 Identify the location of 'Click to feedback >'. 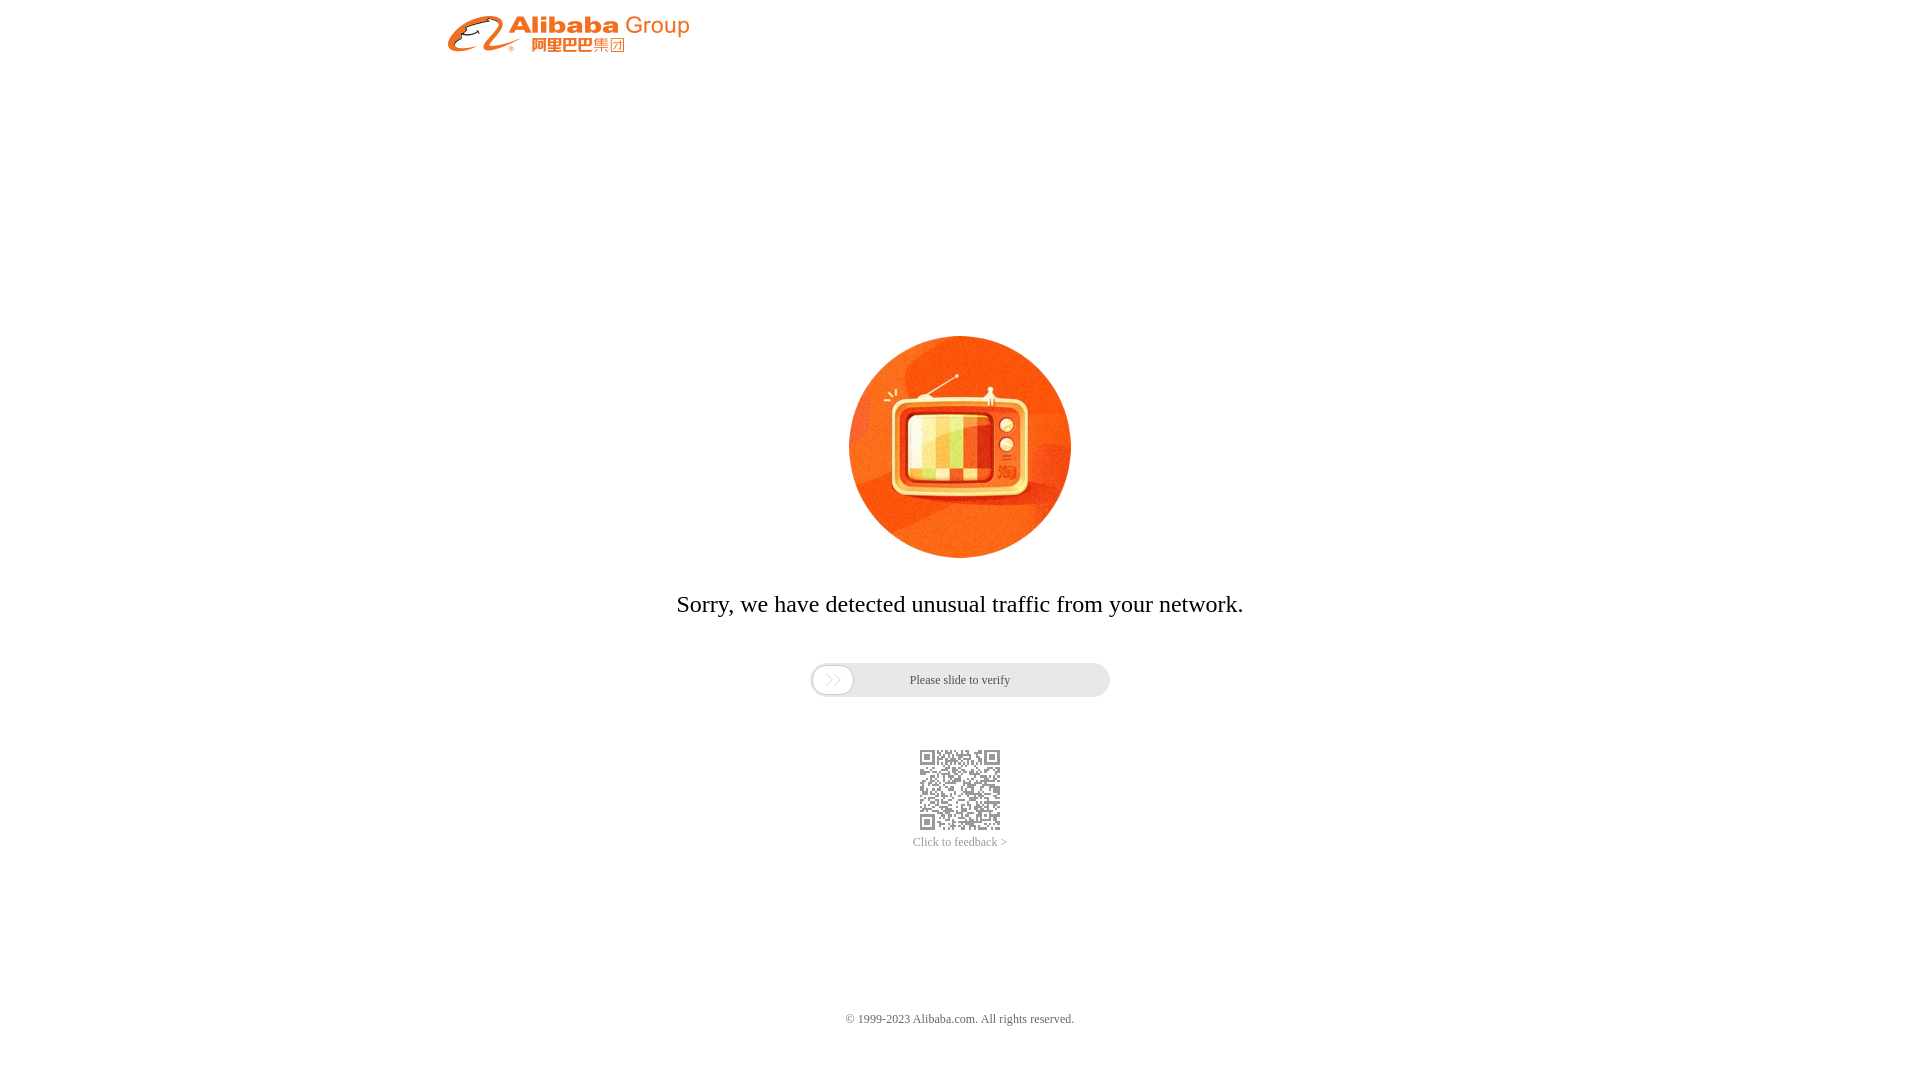
(960, 842).